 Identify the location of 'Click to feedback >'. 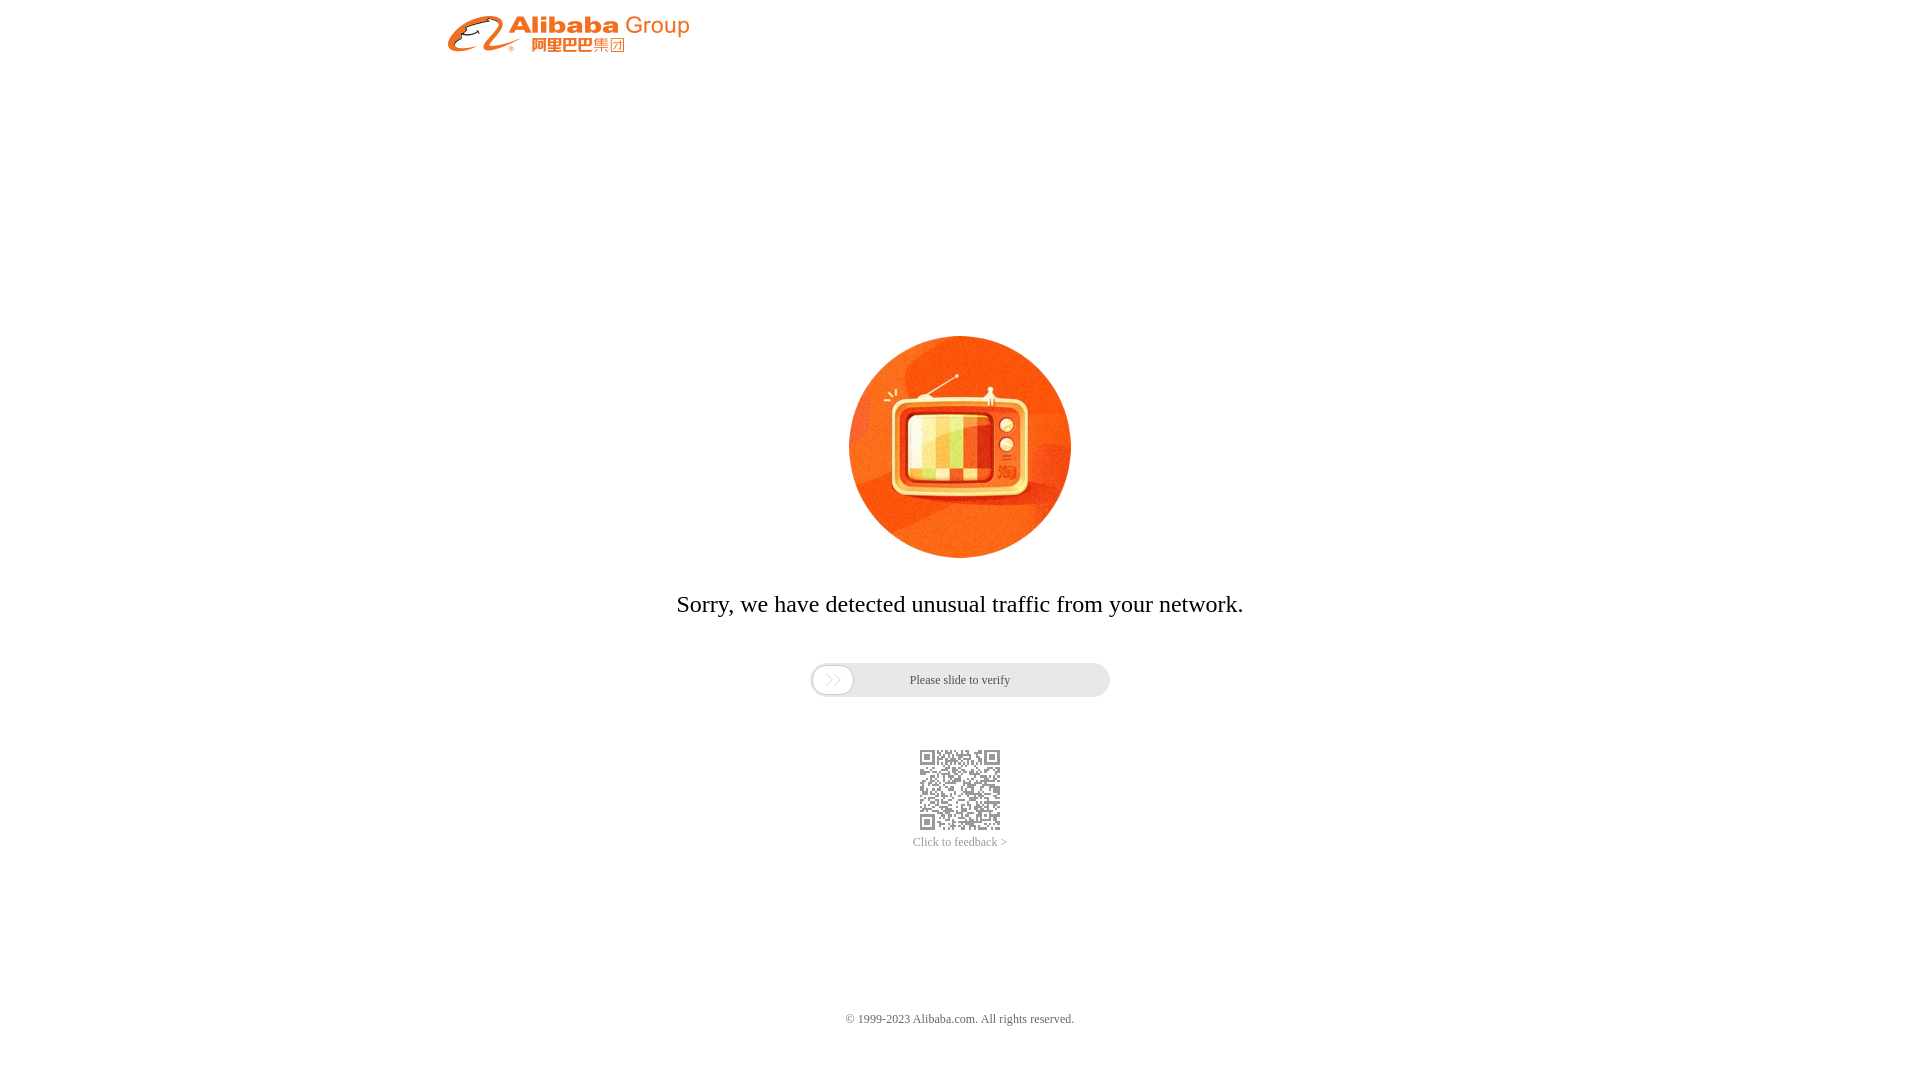
(960, 842).